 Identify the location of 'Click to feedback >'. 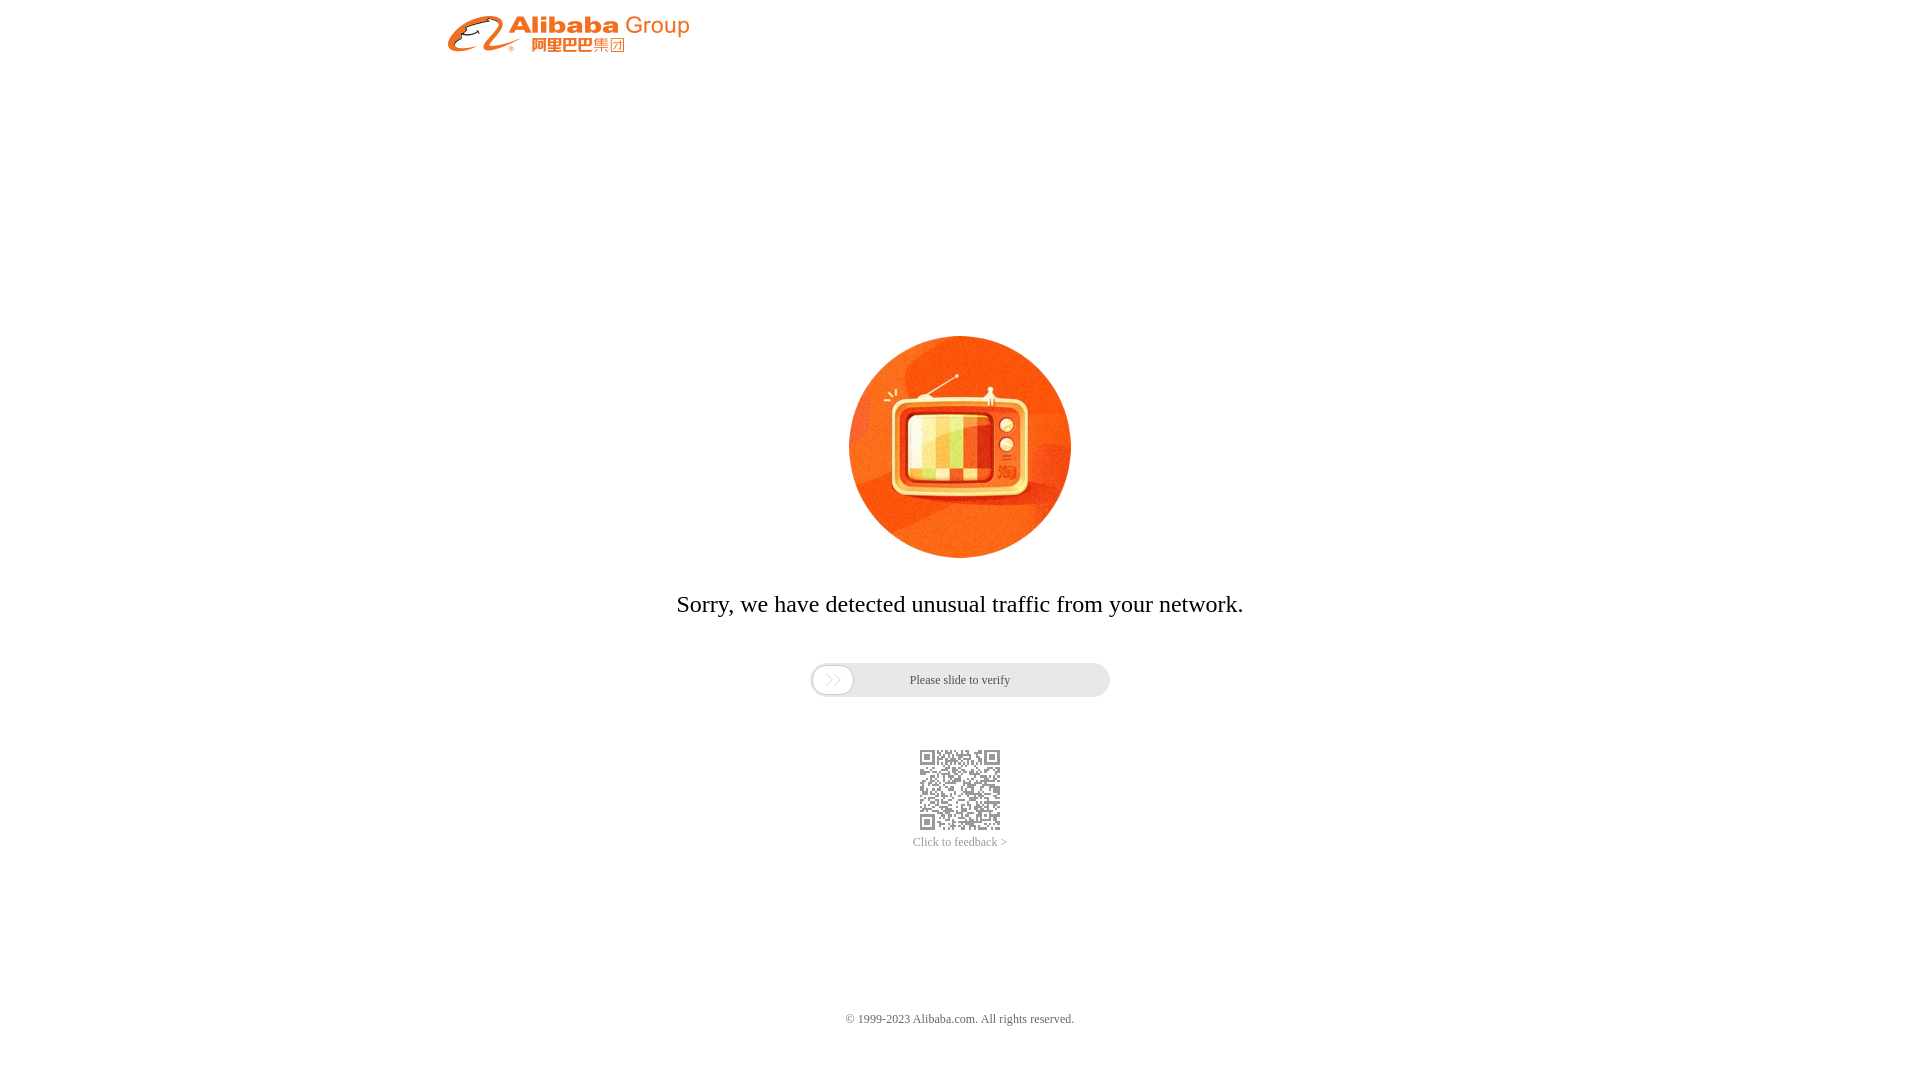
(960, 842).